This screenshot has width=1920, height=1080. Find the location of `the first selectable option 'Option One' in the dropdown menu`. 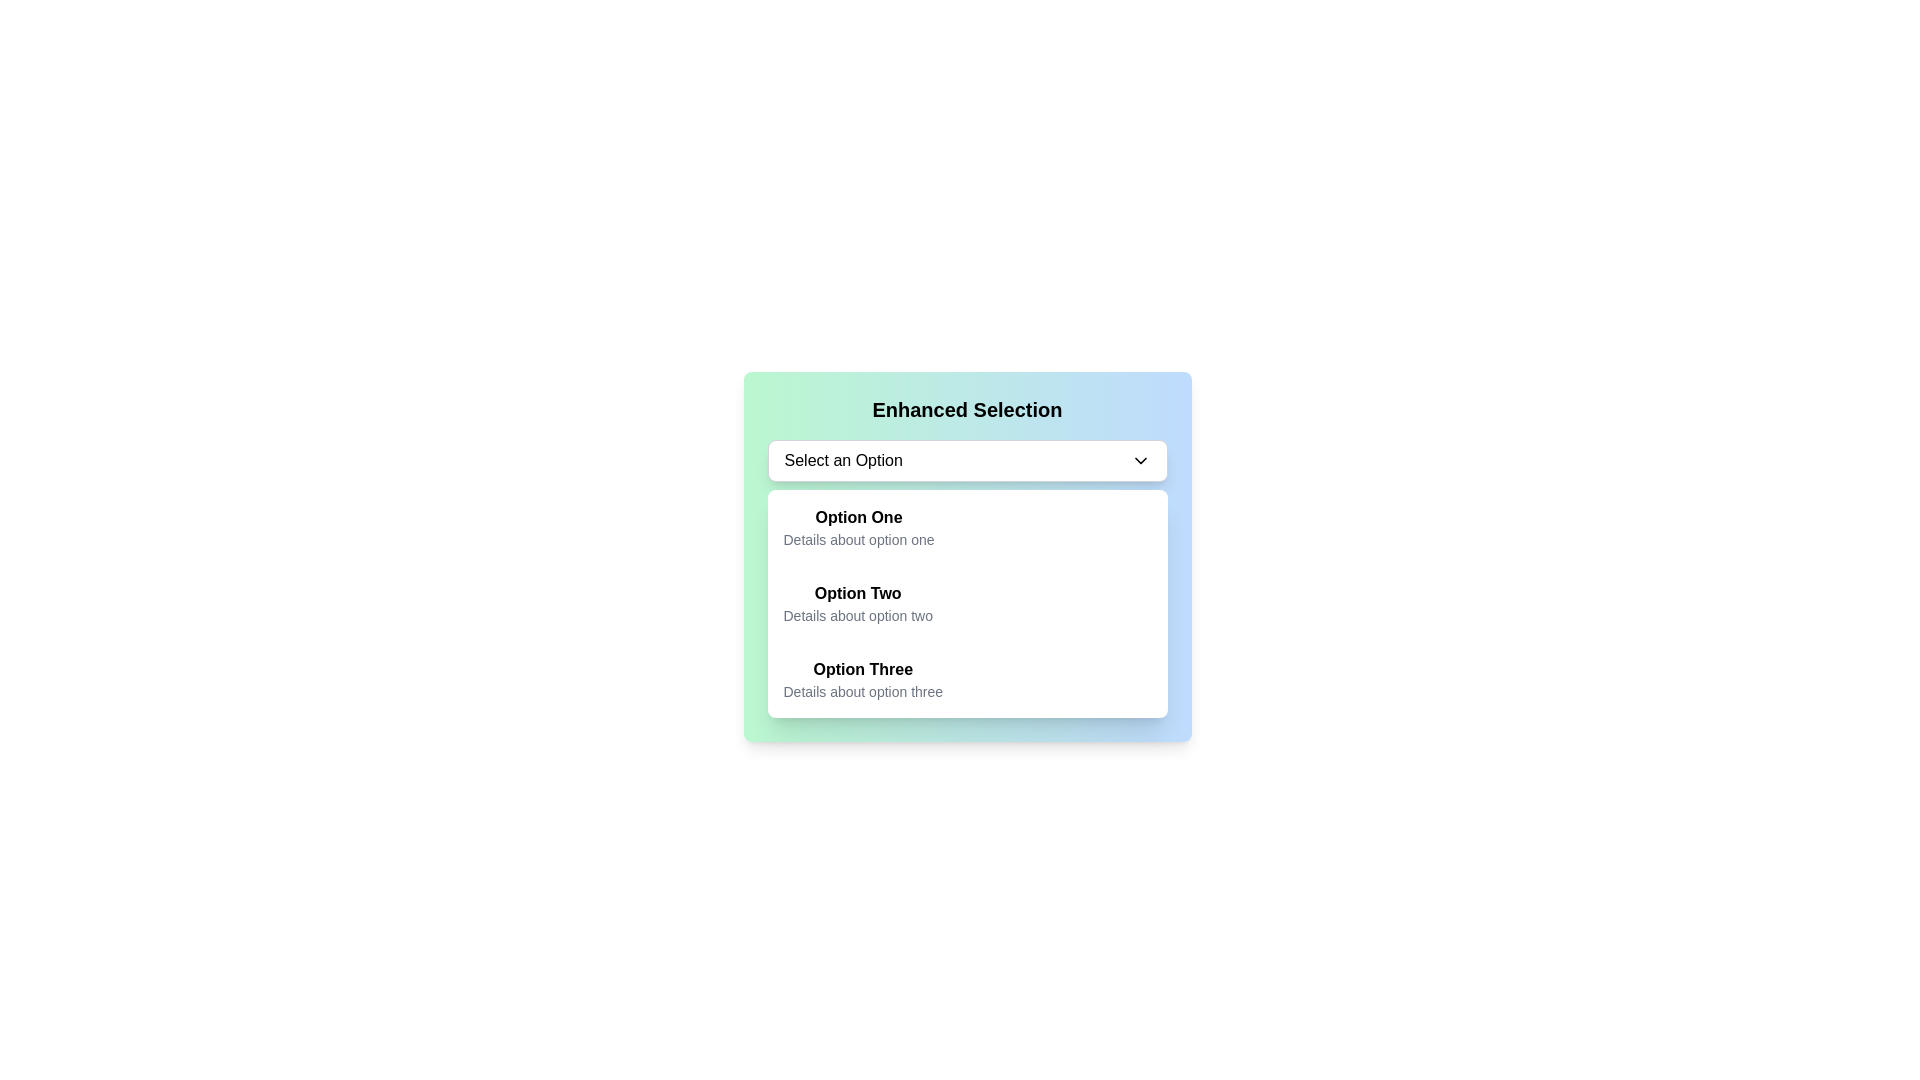

the first selectable option 'Option One' in the dropdown menu is located at coordinates (967, 527).